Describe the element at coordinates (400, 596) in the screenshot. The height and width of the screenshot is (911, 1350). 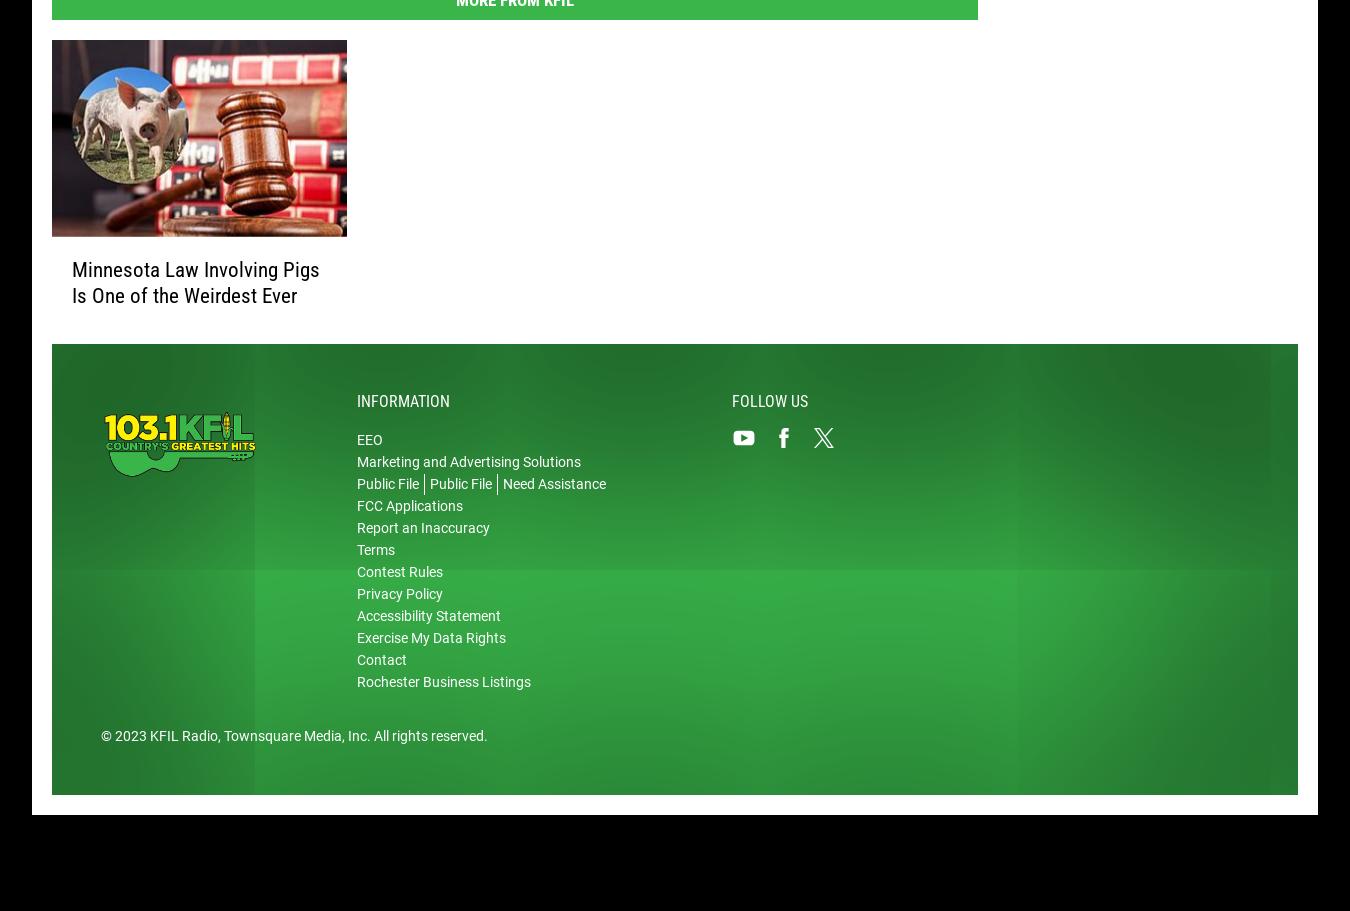
I see `'Privacy Policy'` at that location.